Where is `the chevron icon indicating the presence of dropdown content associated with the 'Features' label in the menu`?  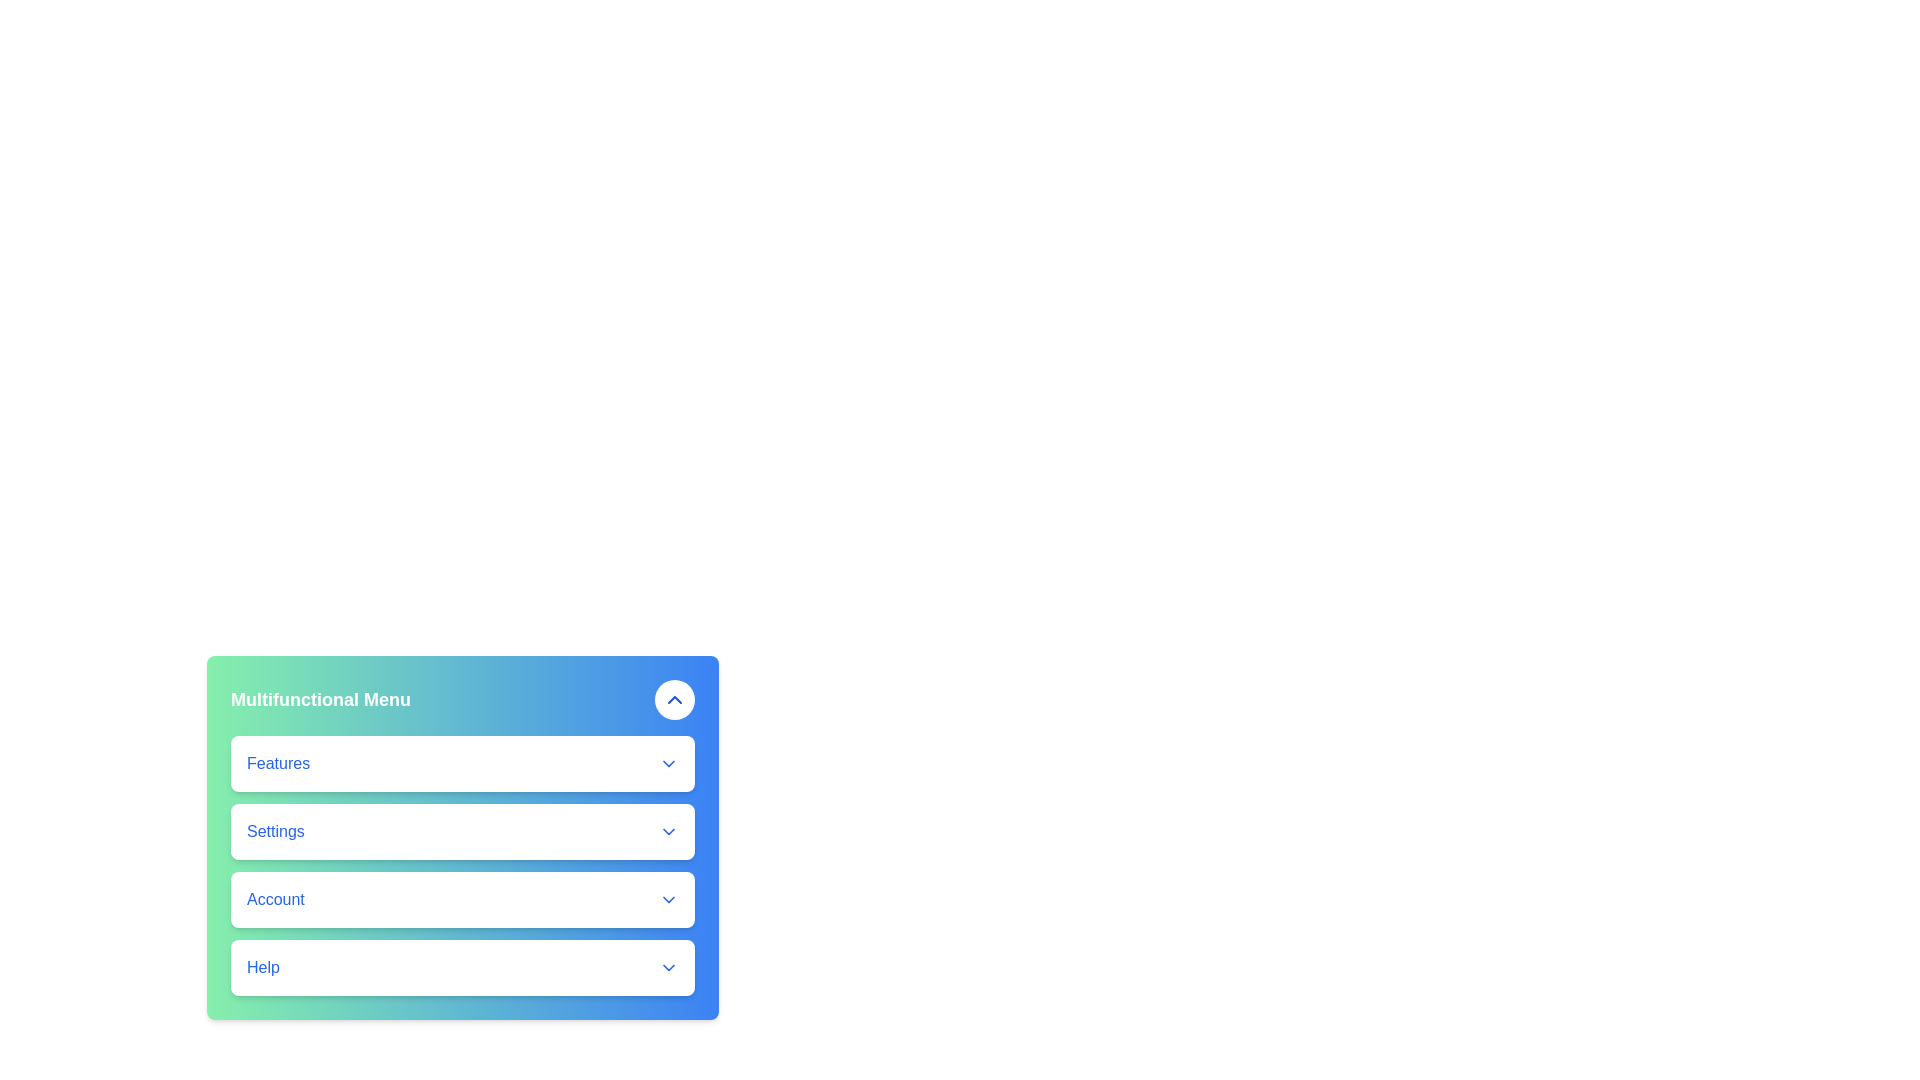
the chevron icon indicating the presence of dropdown content associated with the 'Features' label in the menu is located at coordinates (668, 763).